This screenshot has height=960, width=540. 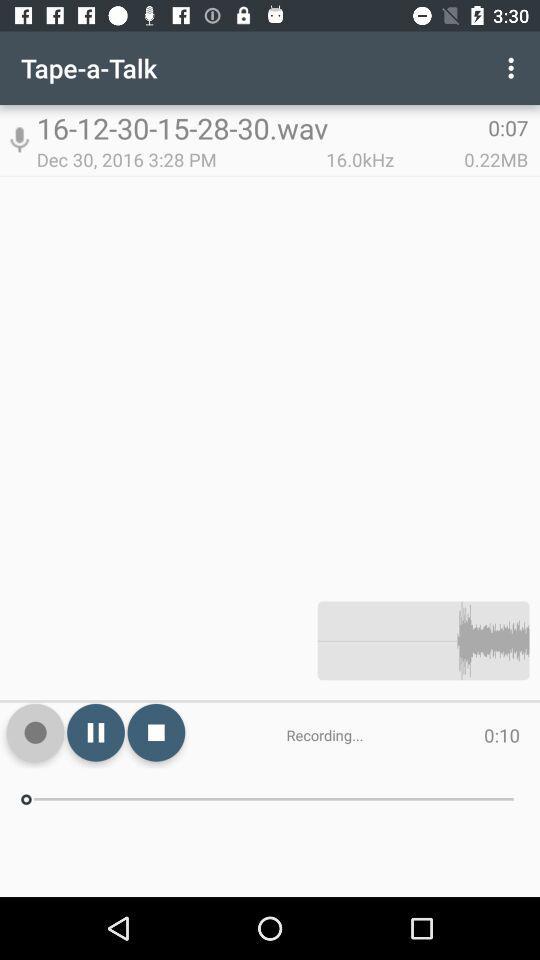 I want to click on app next to 16 12 30 app, so click(x=18, y=139).